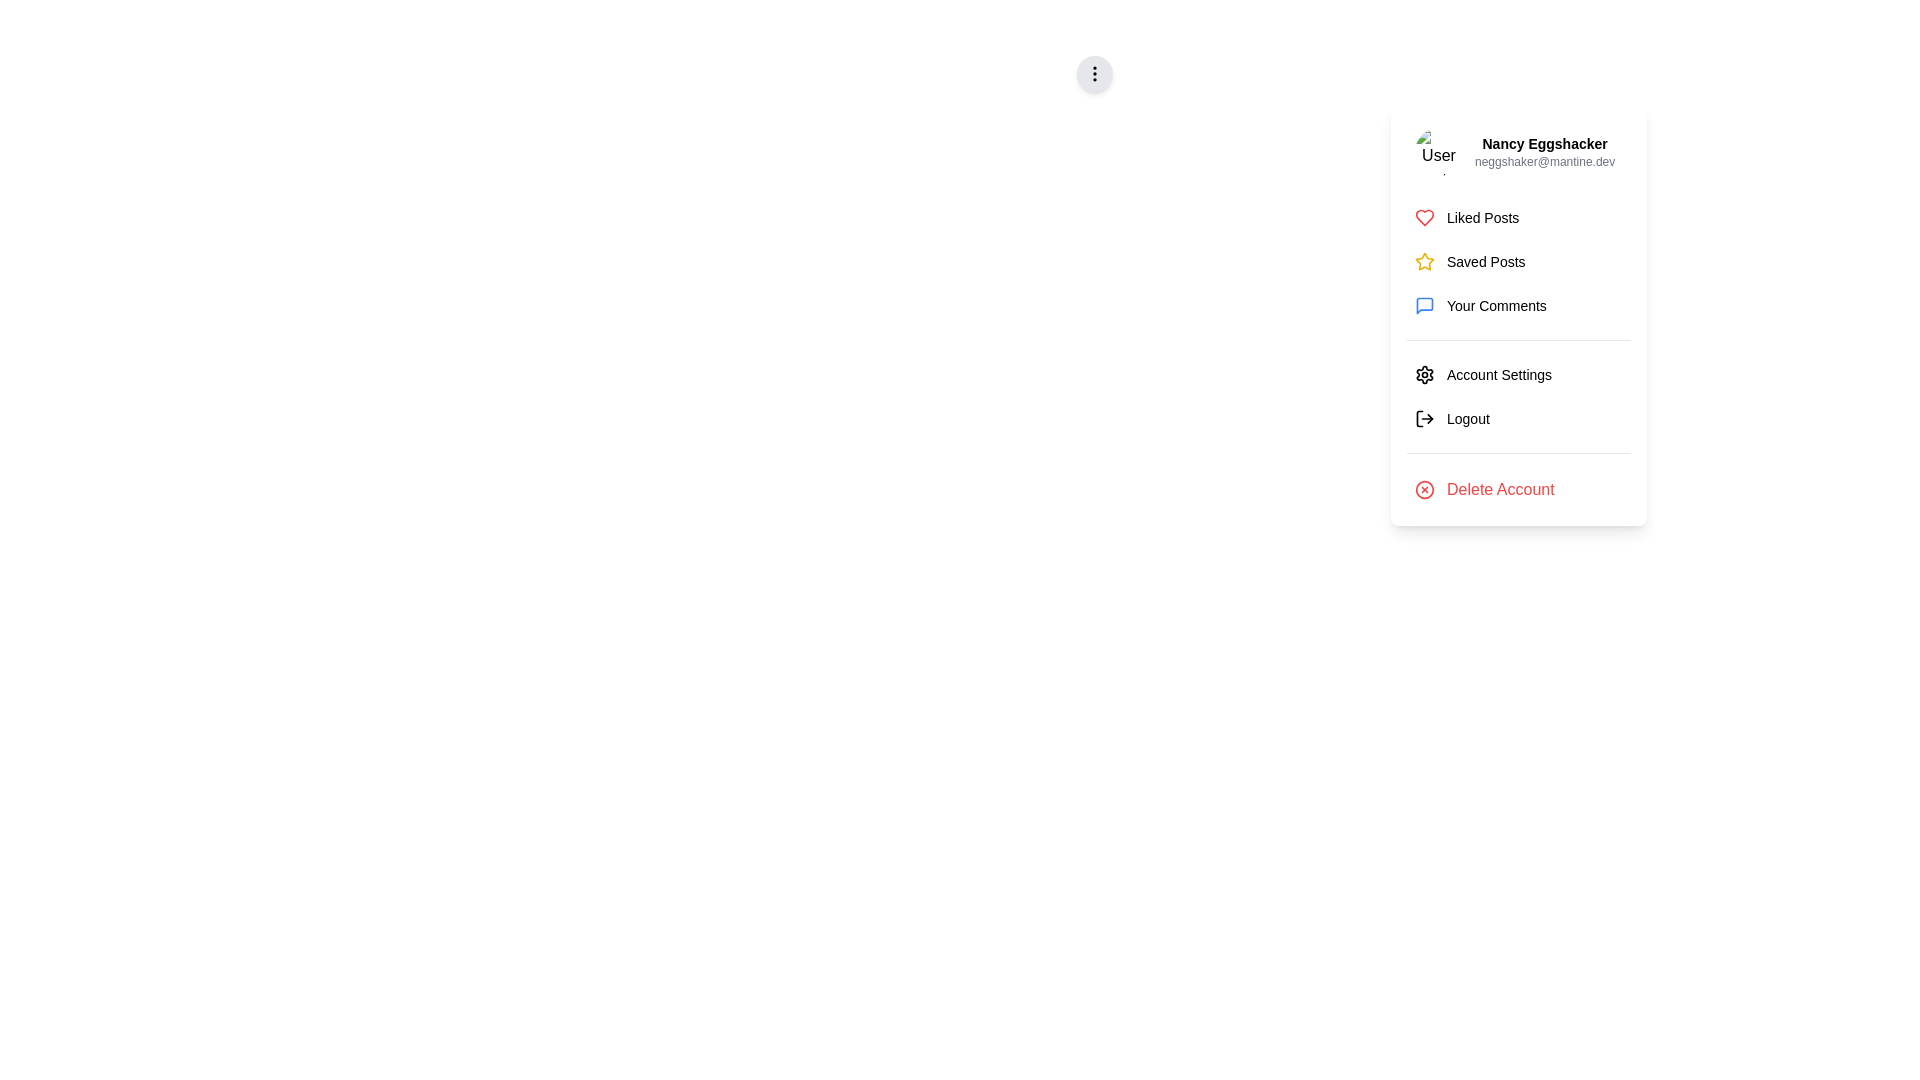  What do you see at coordinates (1093, 72) in the screenshot?
I see `the ellipsis icon consisting of three vertically aligned circles` at bounding box center [1093, 72].